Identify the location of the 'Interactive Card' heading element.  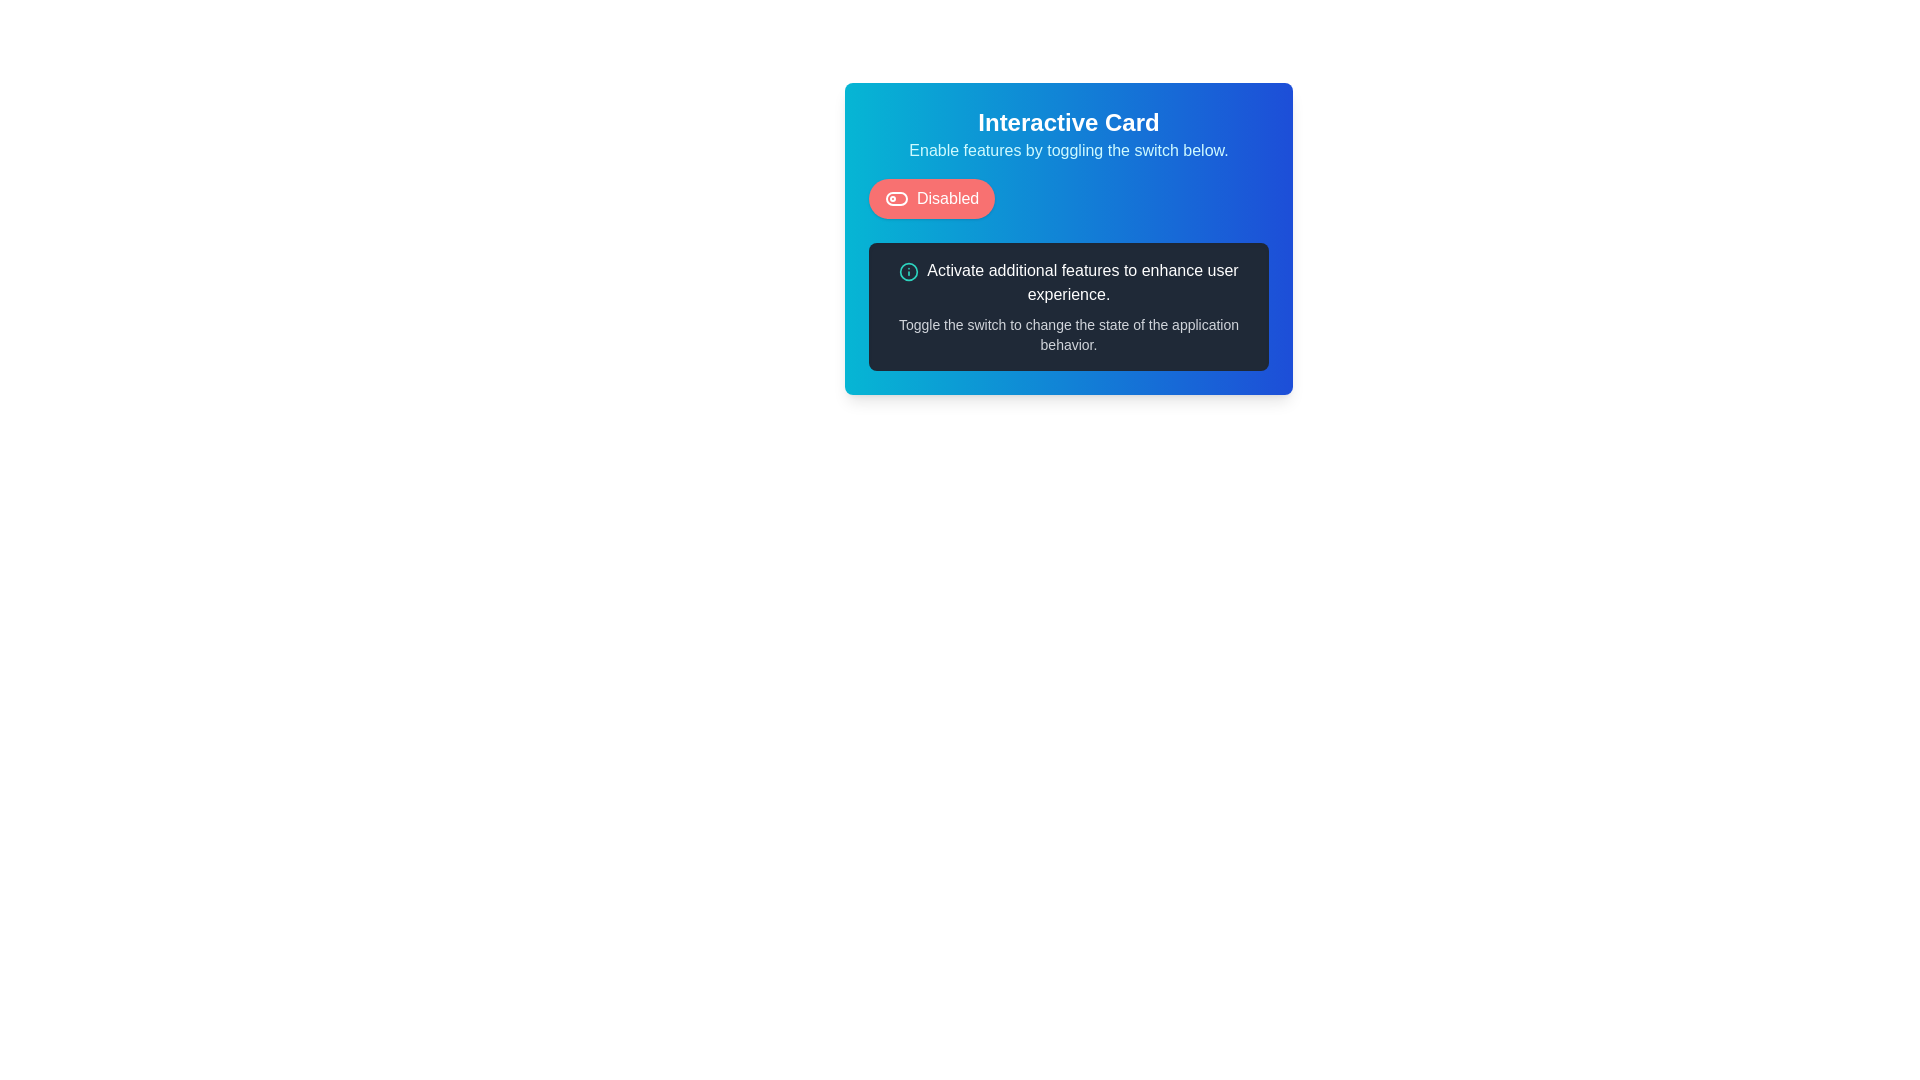
(1068, 123).